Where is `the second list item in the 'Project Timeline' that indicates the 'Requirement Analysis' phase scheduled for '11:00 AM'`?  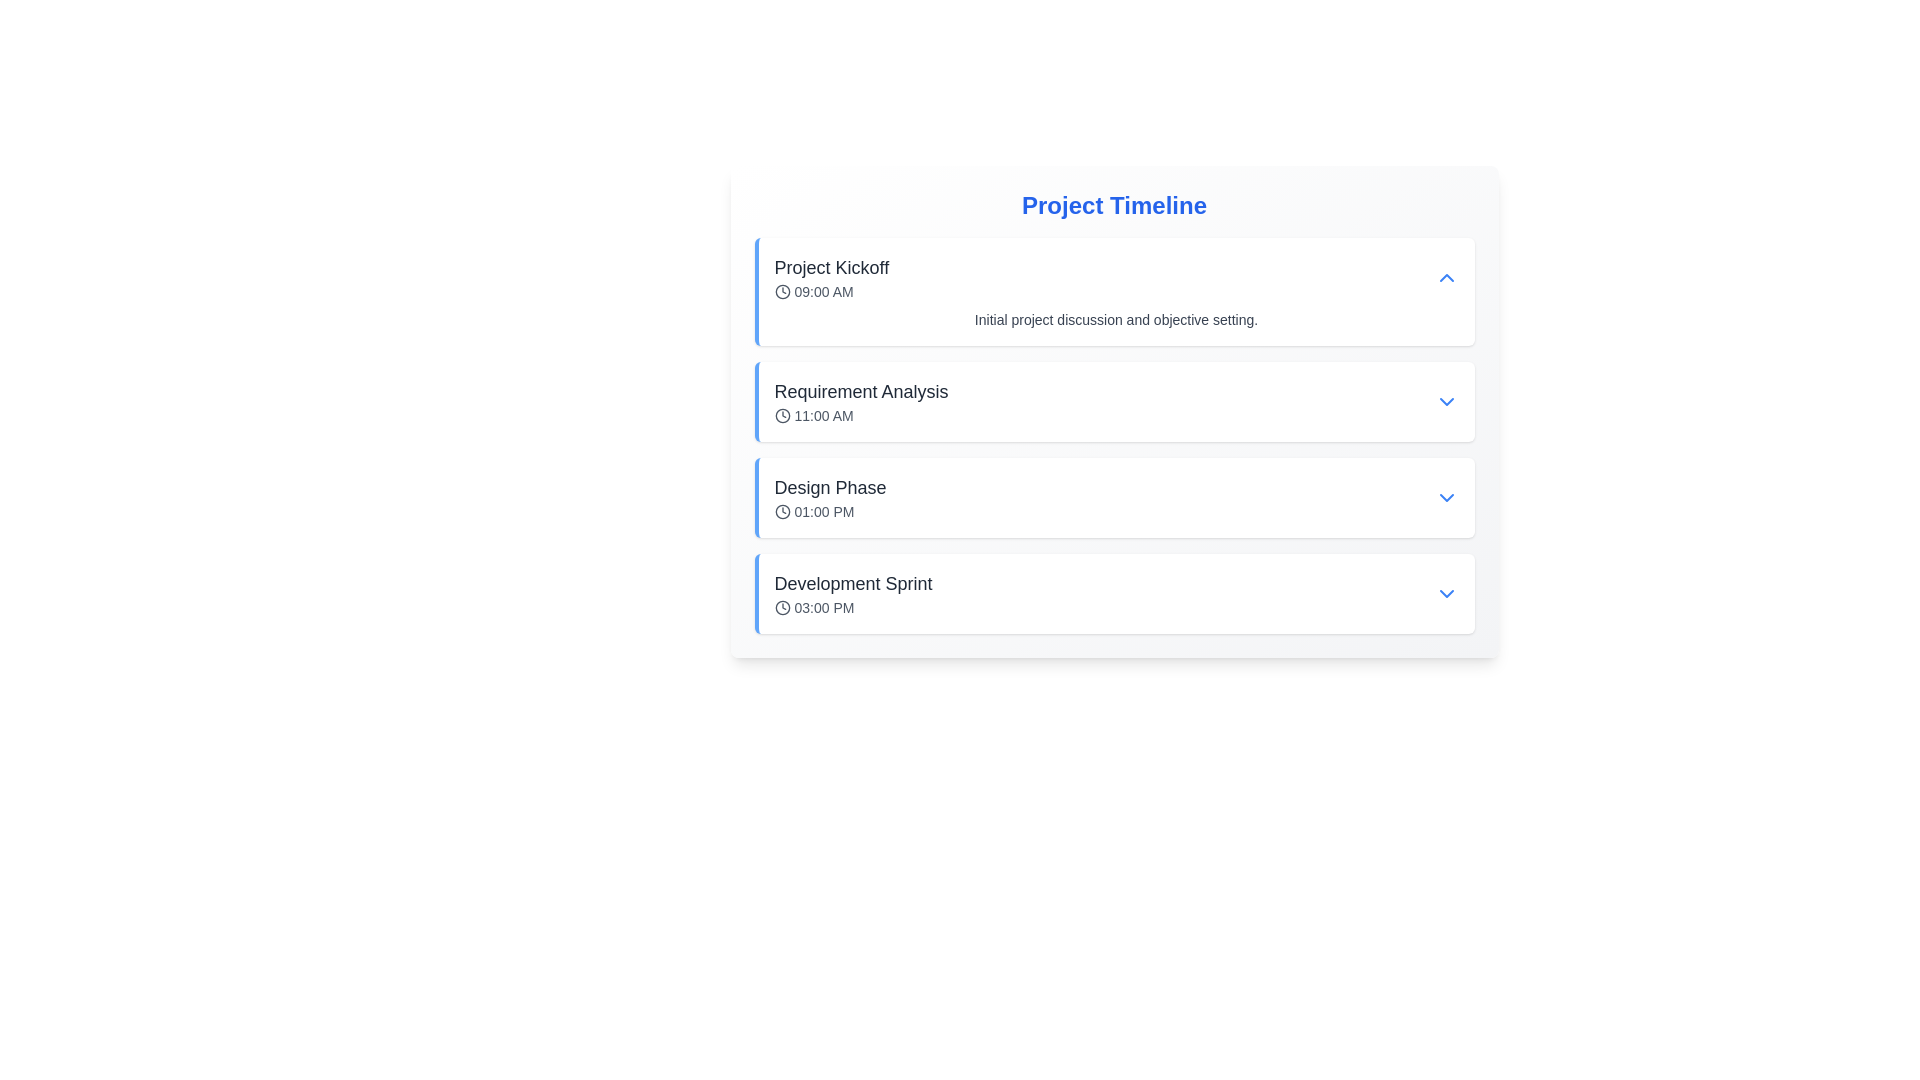 the second list item in the 'Project Timeline' that indicates the 'Requirement Analysis' phase scheduled for '11:00 AM' is located at coordinates (1113, 434).